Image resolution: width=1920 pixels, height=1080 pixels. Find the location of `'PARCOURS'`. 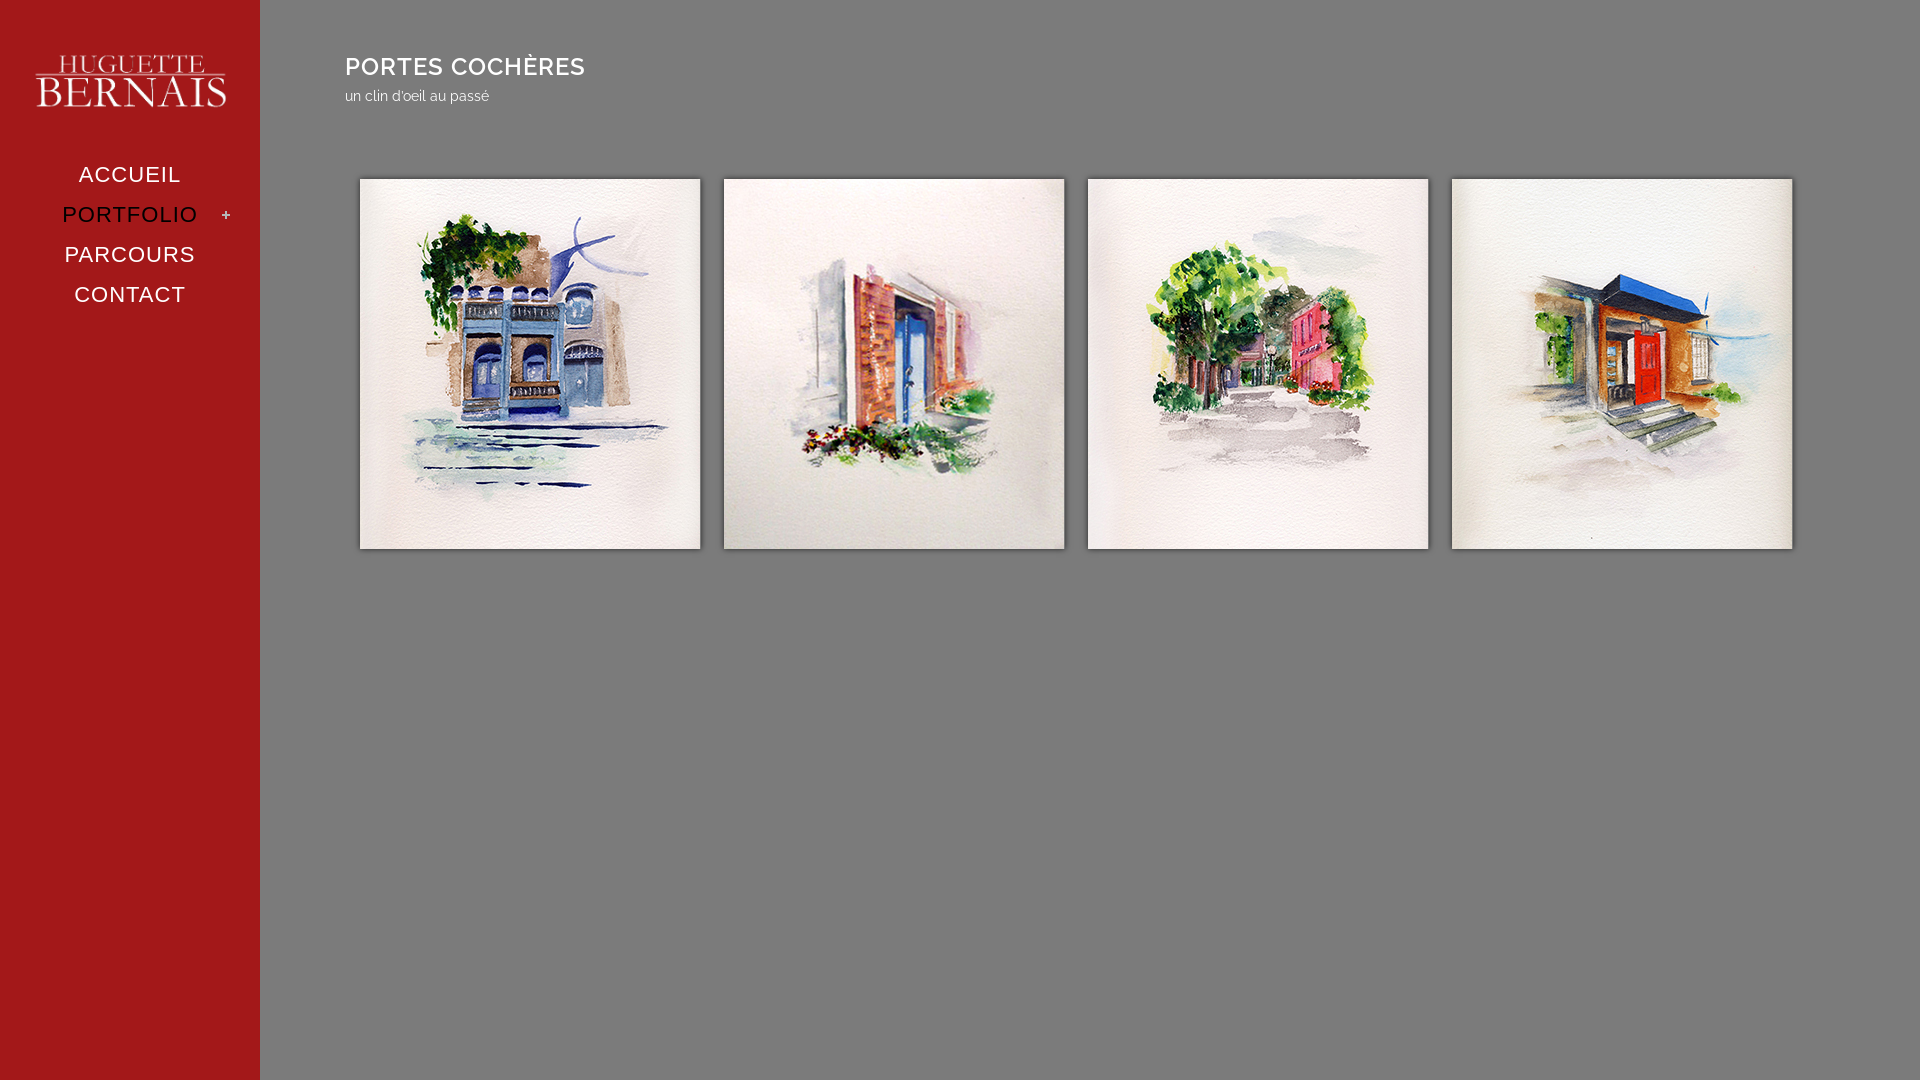

'PARCOURS' is located at coordinates (128, 253).